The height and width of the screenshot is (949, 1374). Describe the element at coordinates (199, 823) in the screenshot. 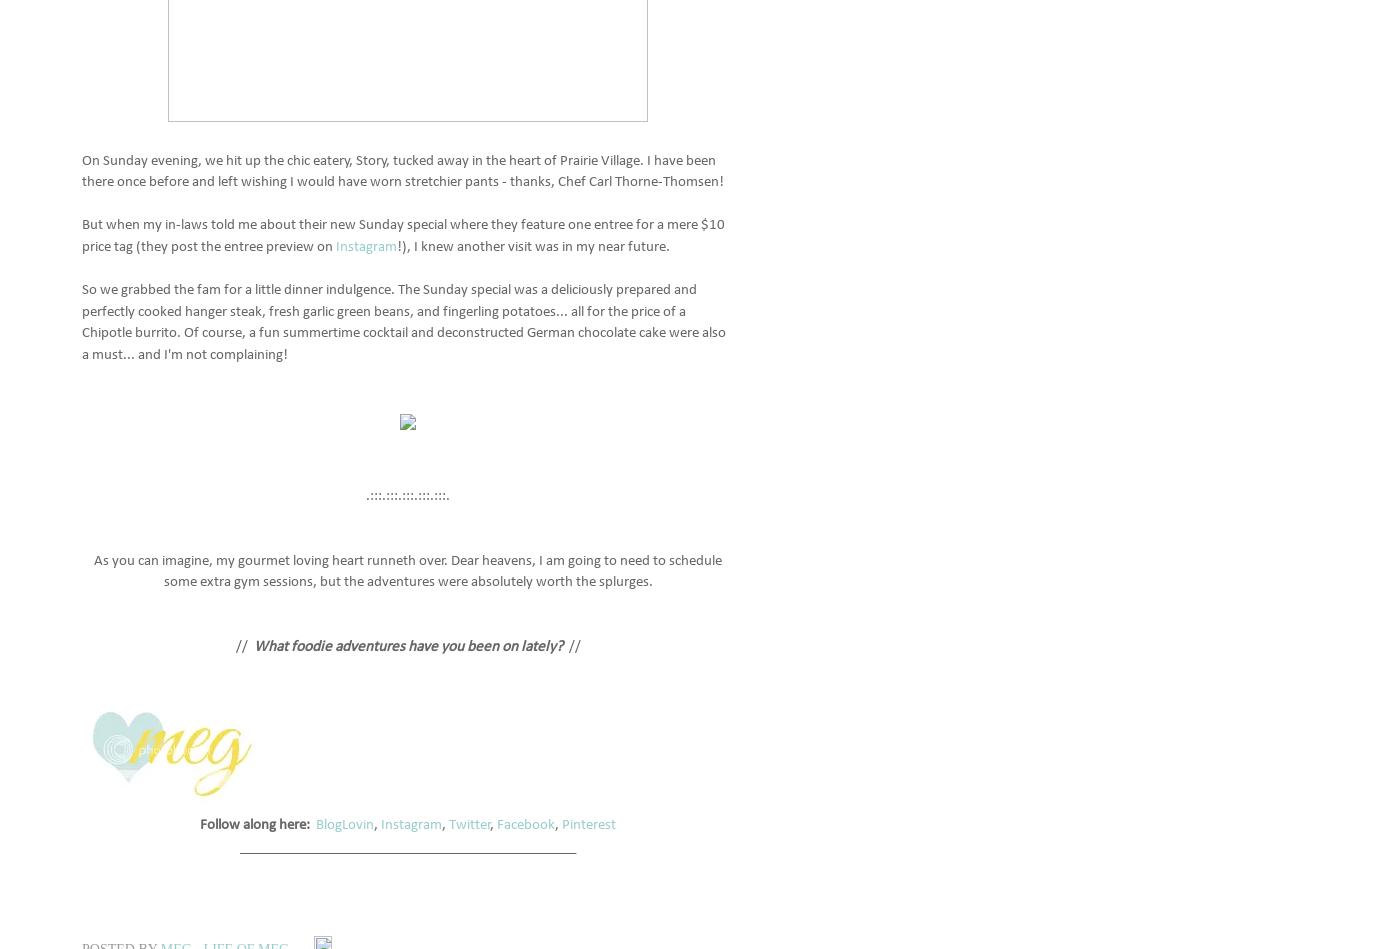

I see `'Follow along here:'` at that location.